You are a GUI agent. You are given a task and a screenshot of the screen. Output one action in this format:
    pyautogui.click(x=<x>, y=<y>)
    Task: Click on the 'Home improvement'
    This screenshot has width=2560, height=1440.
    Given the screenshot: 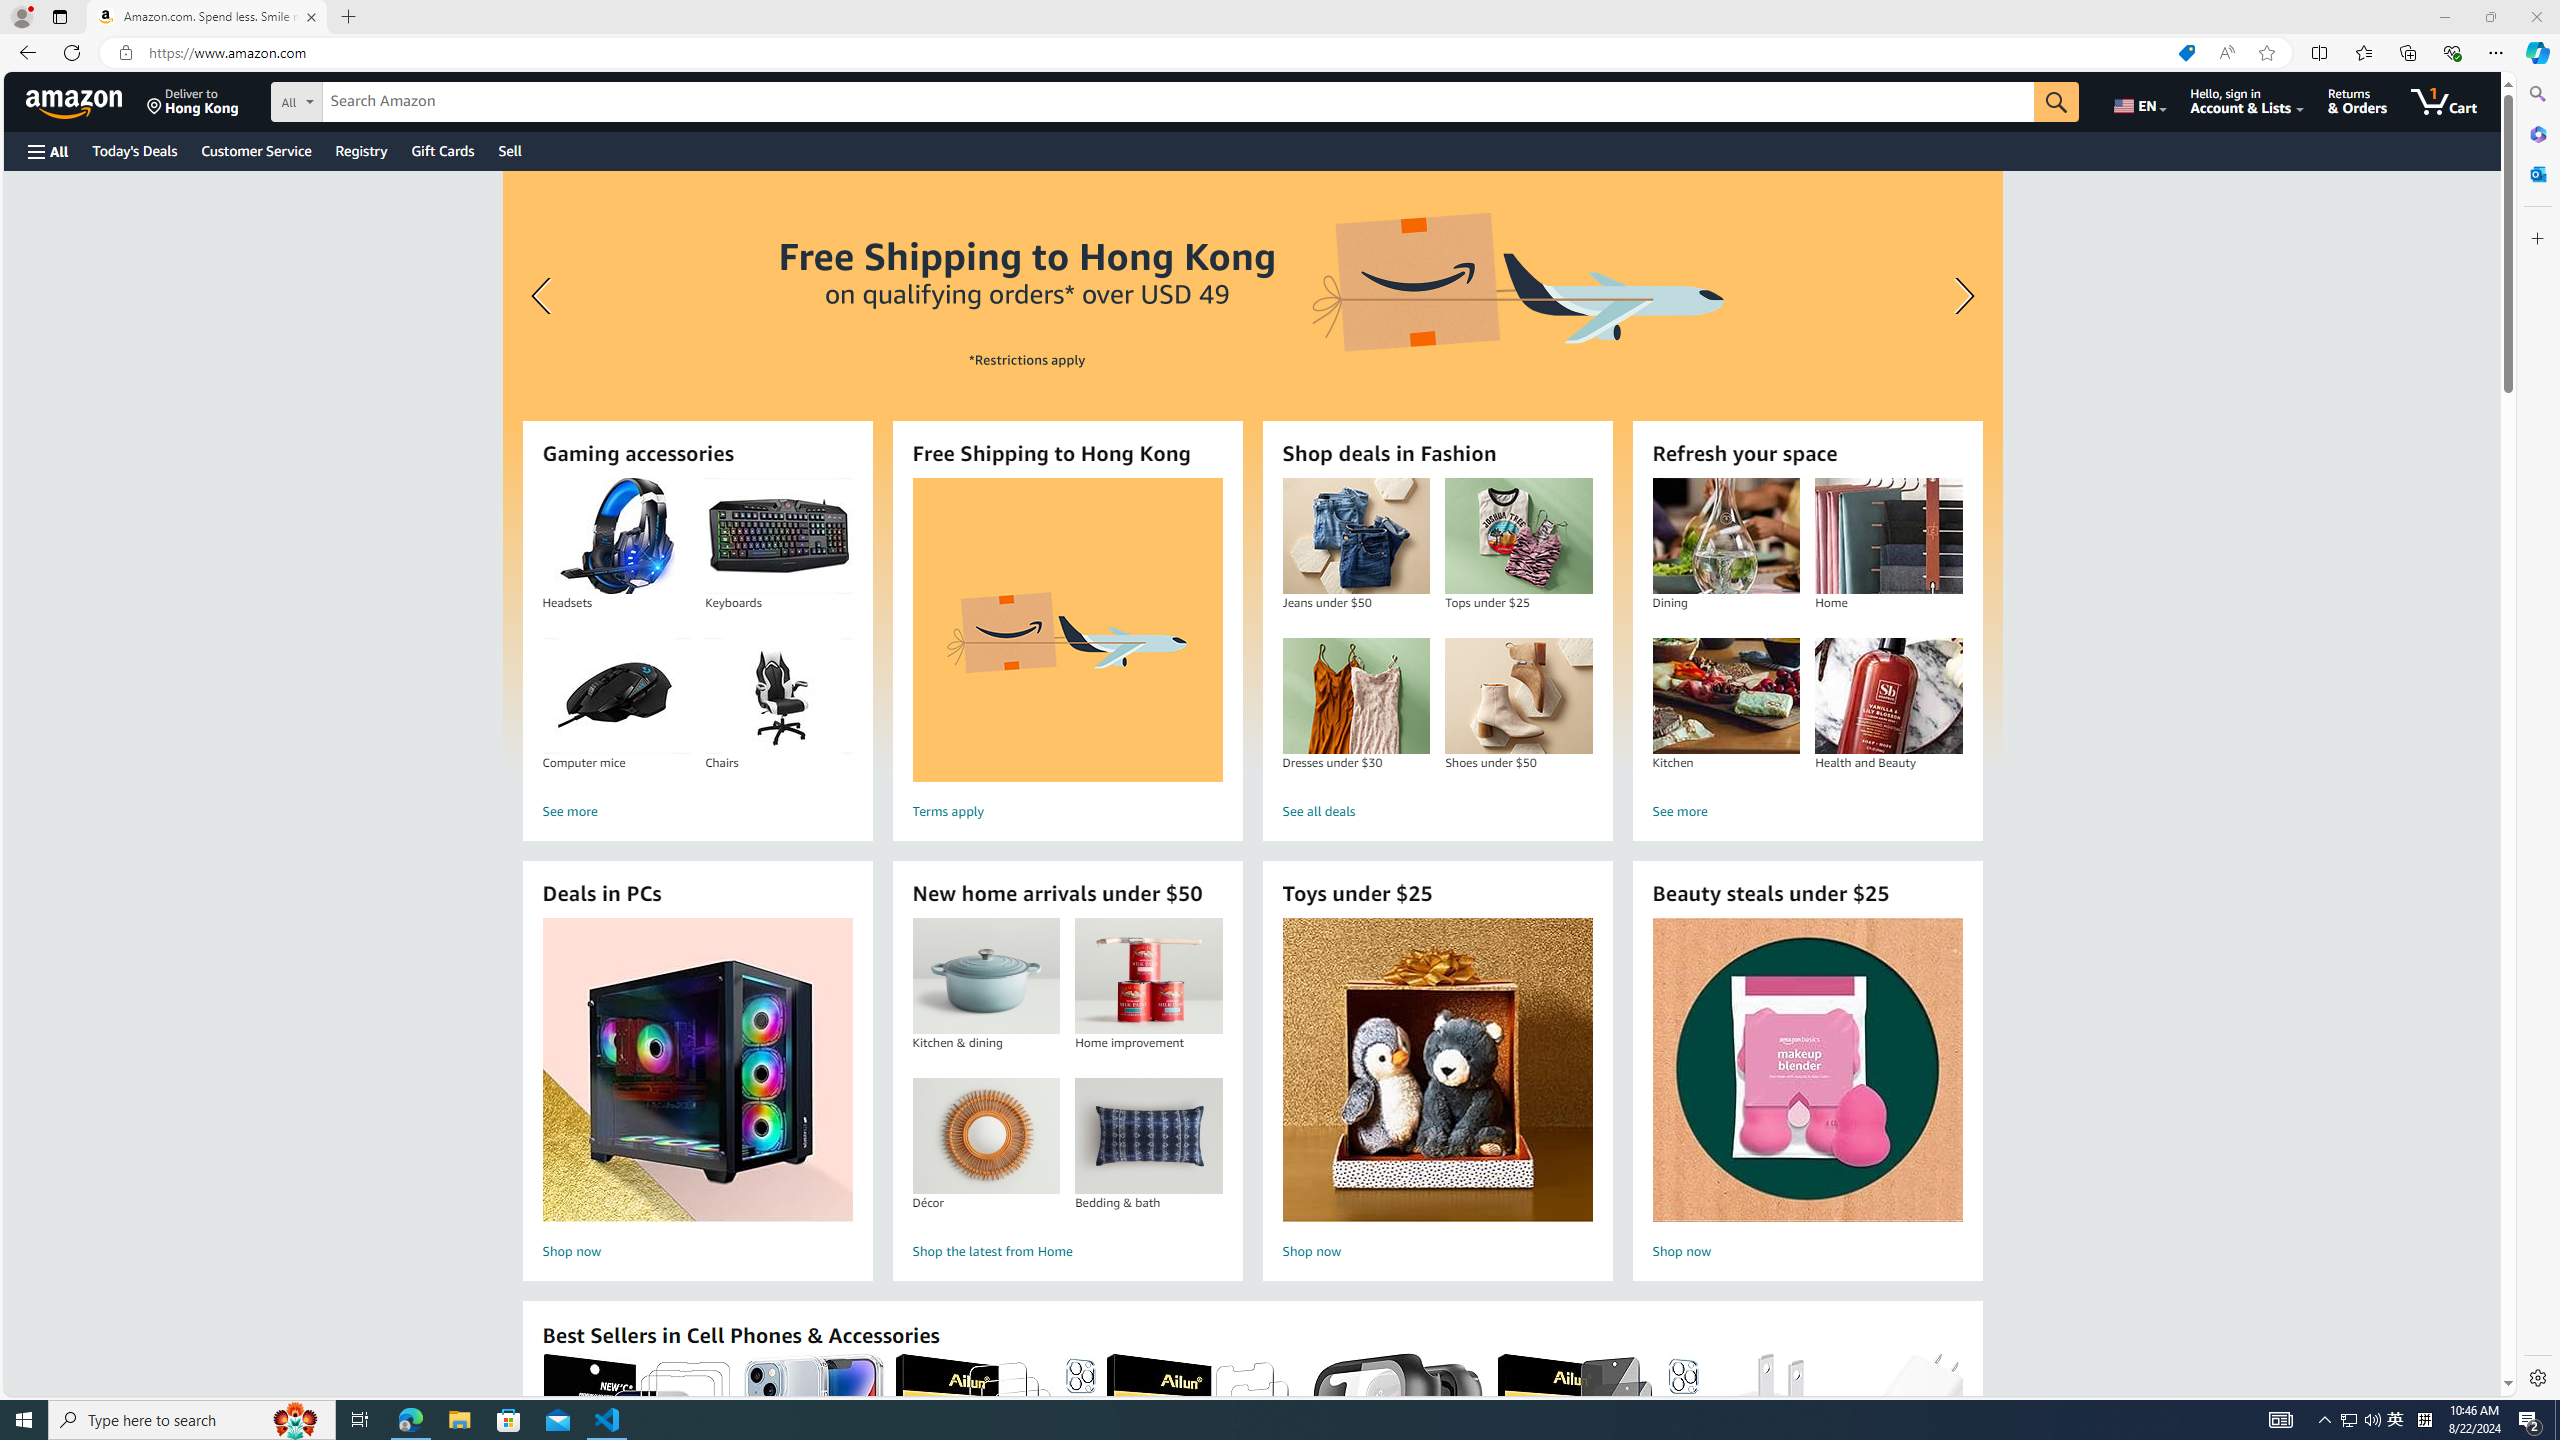 What is the action you would take?
    pyautogui.click(x=1147, y=976)
    